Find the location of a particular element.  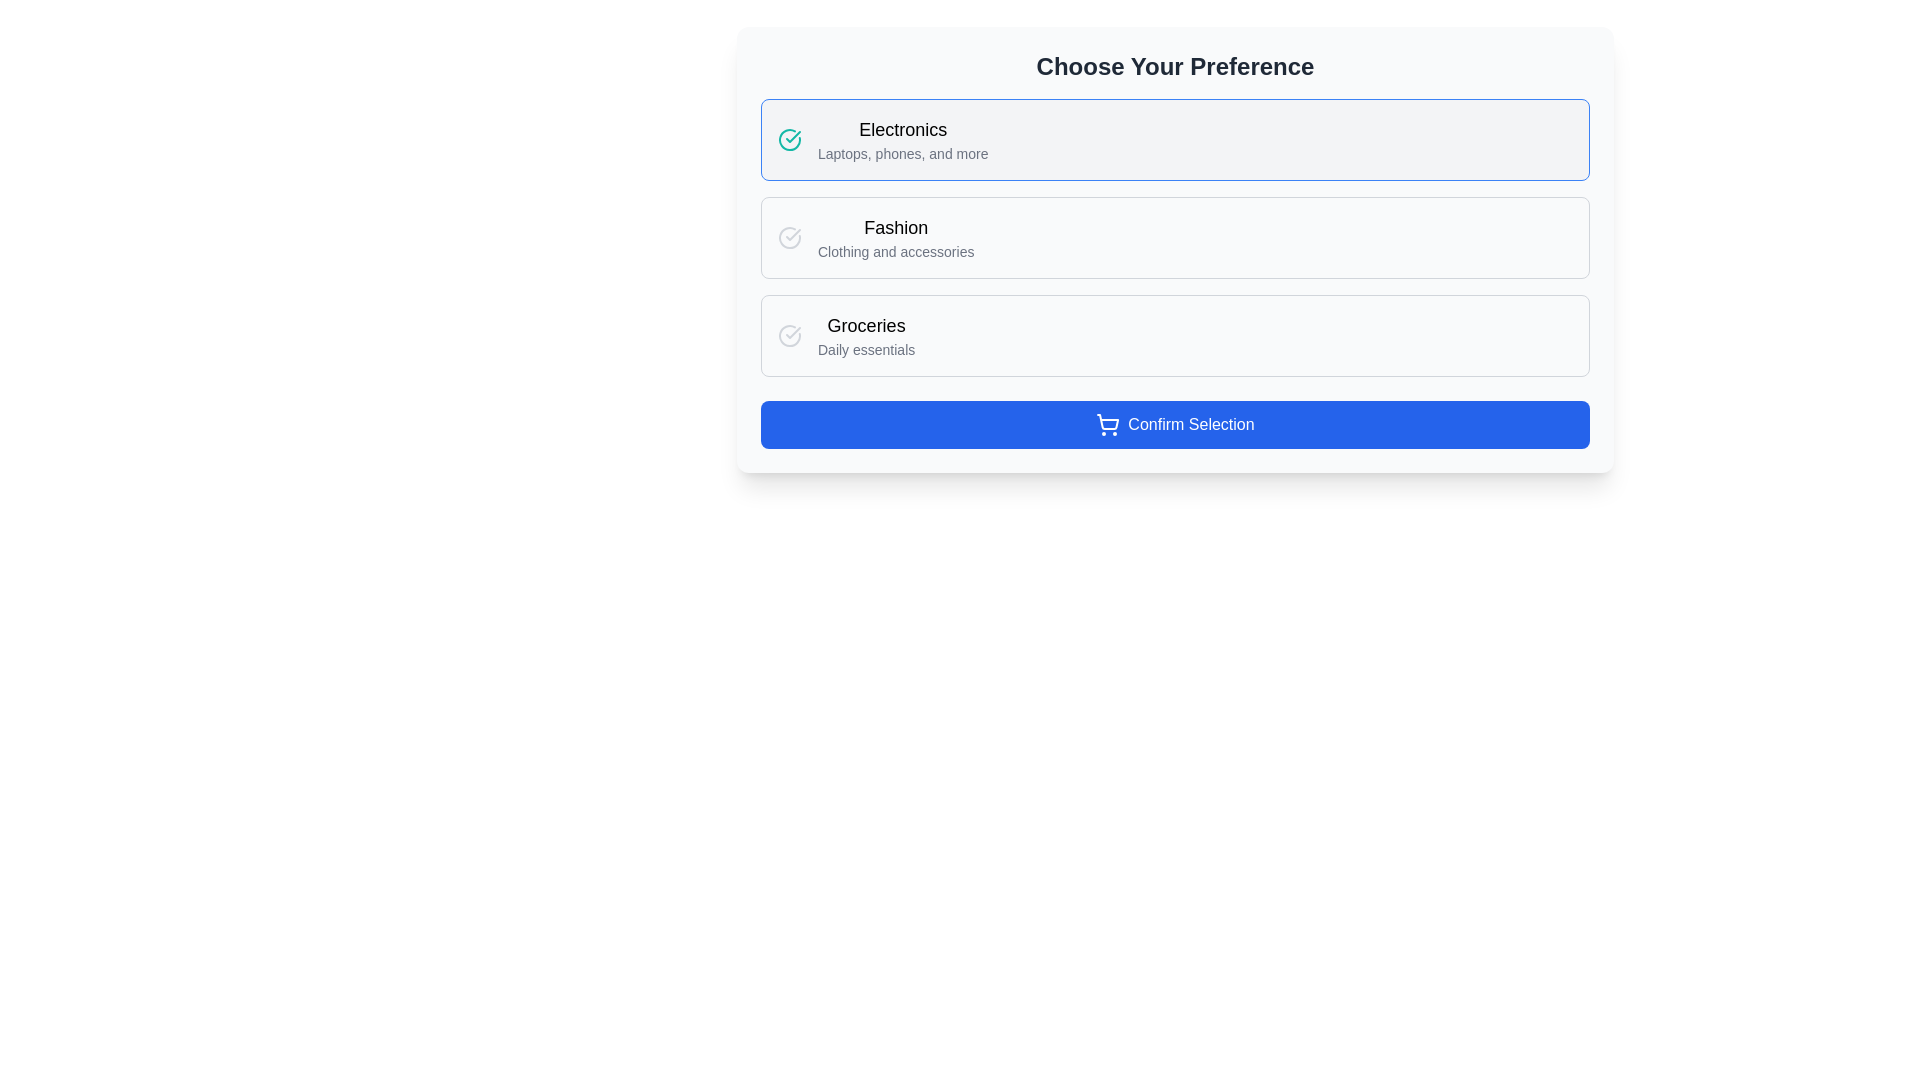

the 'Confirm Selection' button, which visually represents the shopping action and is located at the leftmost side of the button before the text 'Confirm Selection' is located at coordinates (1107, 423).